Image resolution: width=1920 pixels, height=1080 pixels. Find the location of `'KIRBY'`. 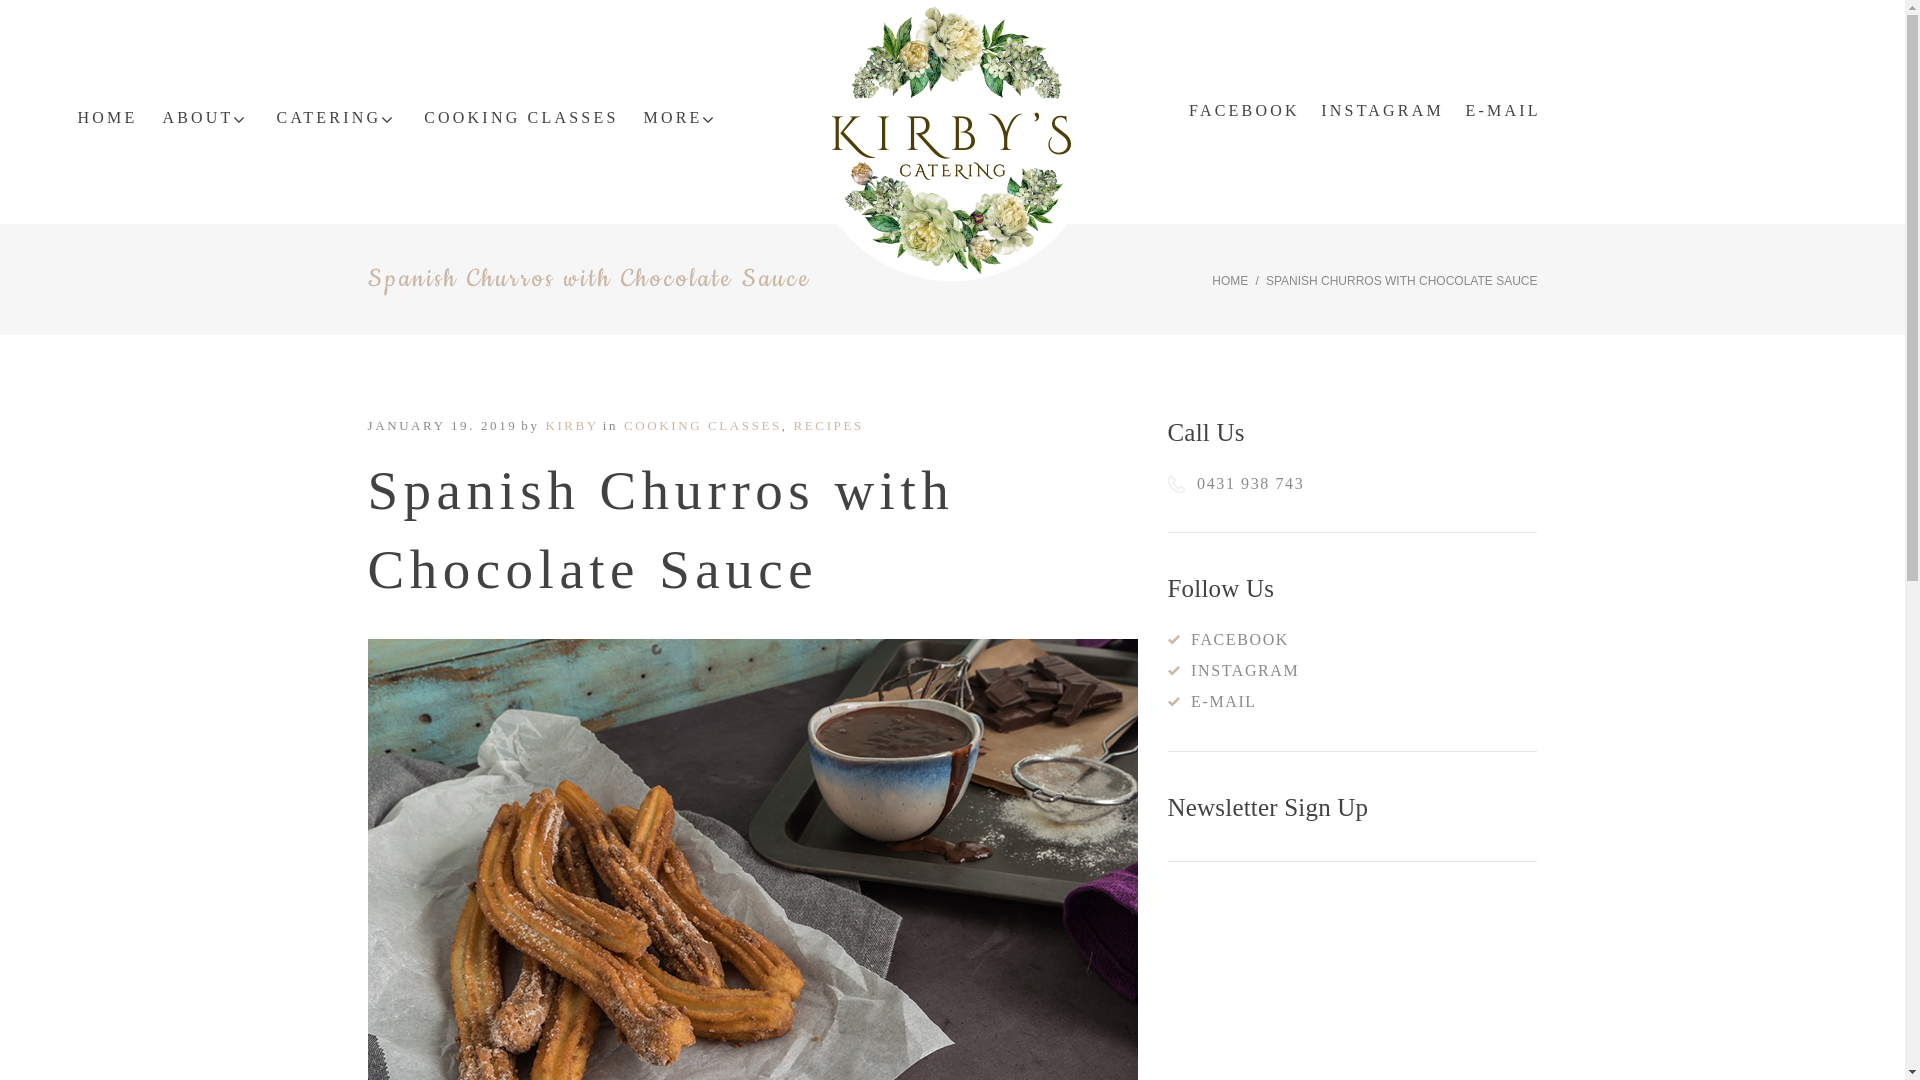

'KIRBY' is located at coordinates (570, 424).